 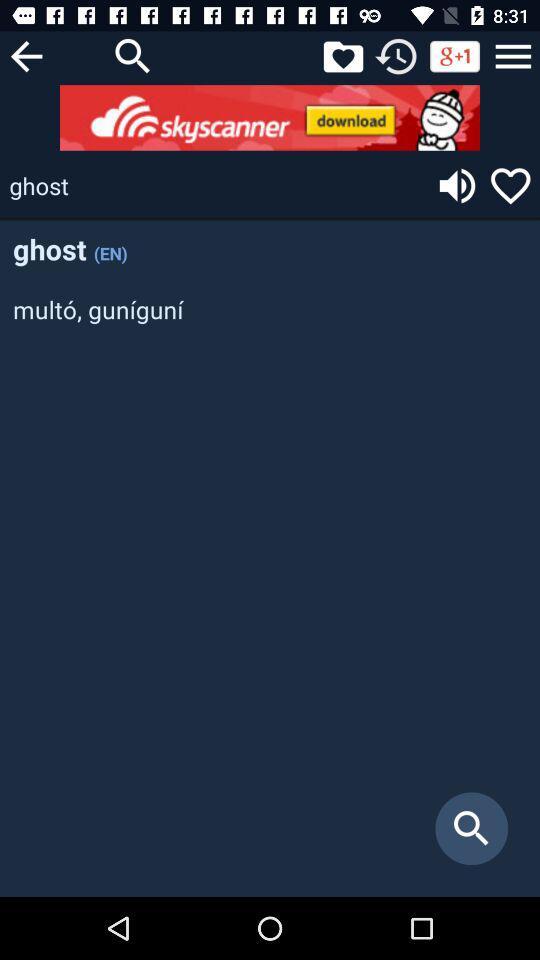 I want to click on like word, so click(x=510, y=185).